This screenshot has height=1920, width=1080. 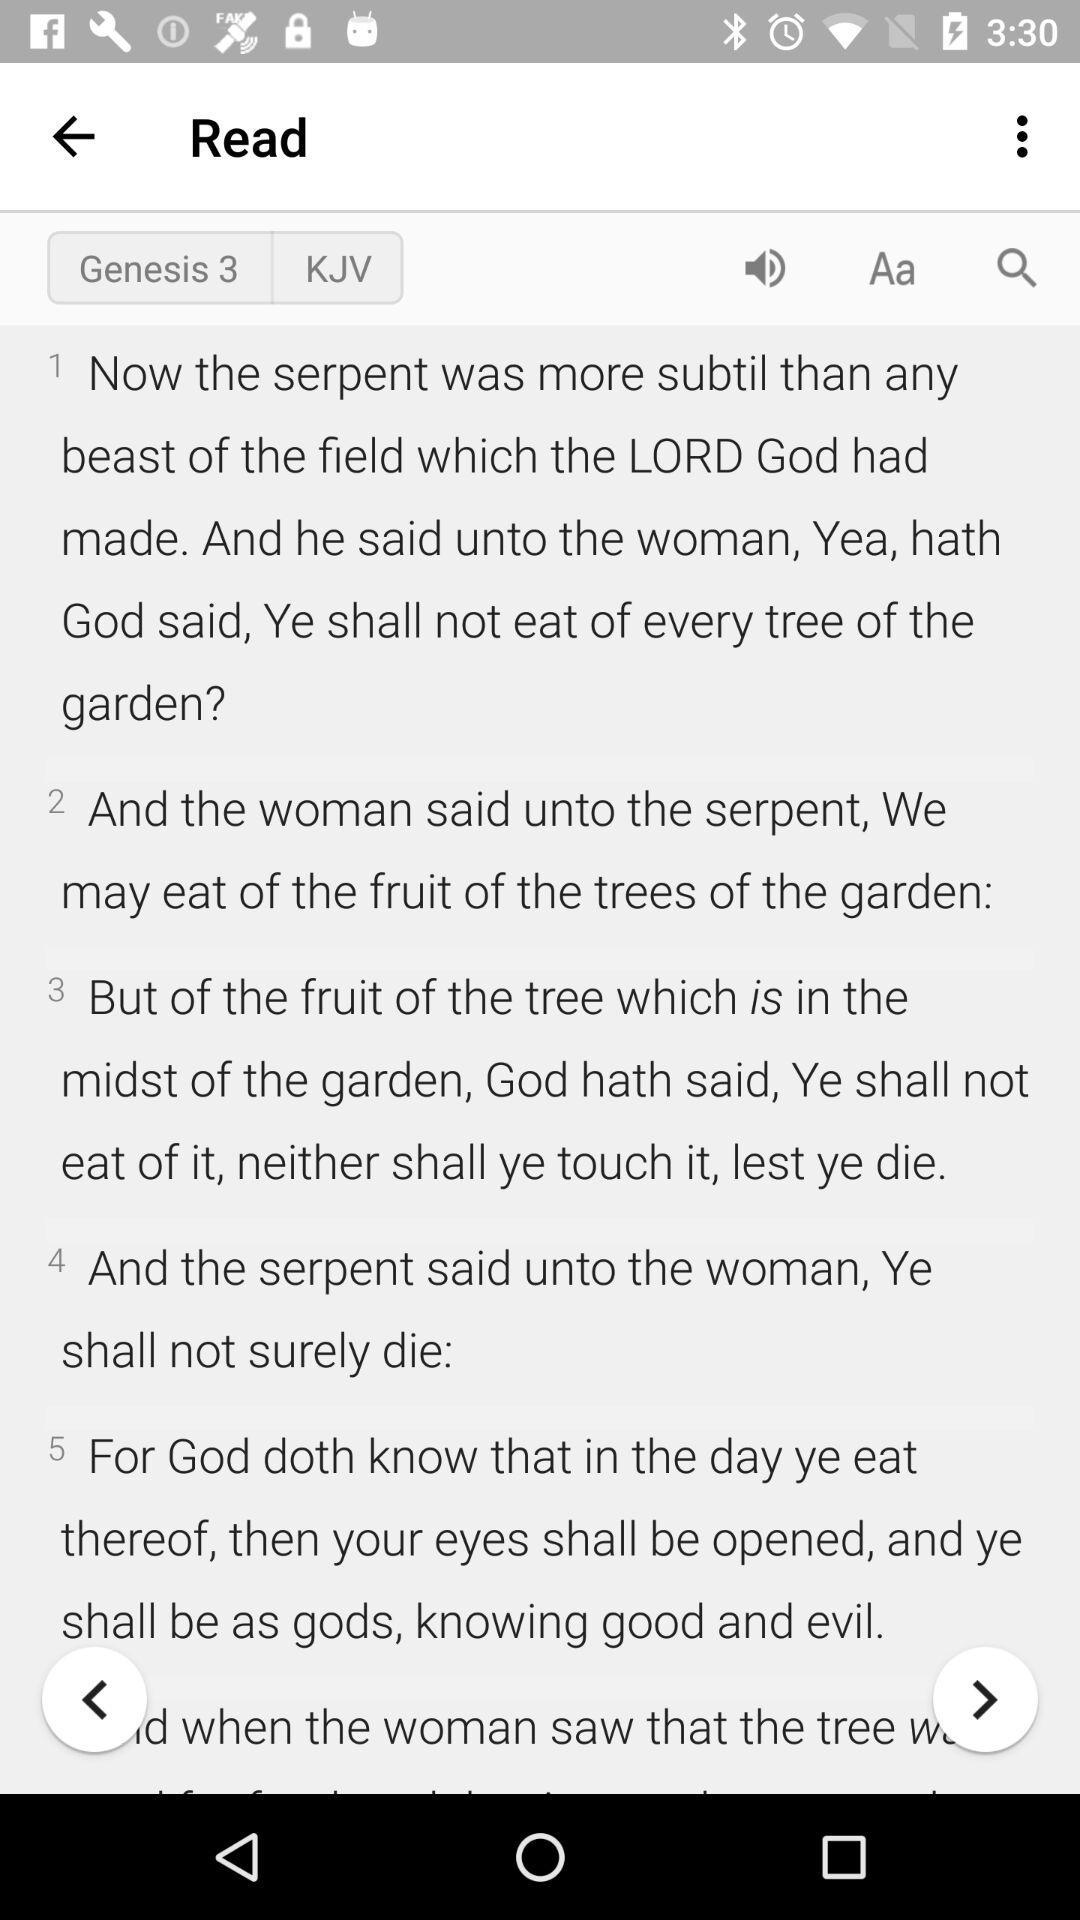 I want to click on go forward, so click(x=984, y=1698).